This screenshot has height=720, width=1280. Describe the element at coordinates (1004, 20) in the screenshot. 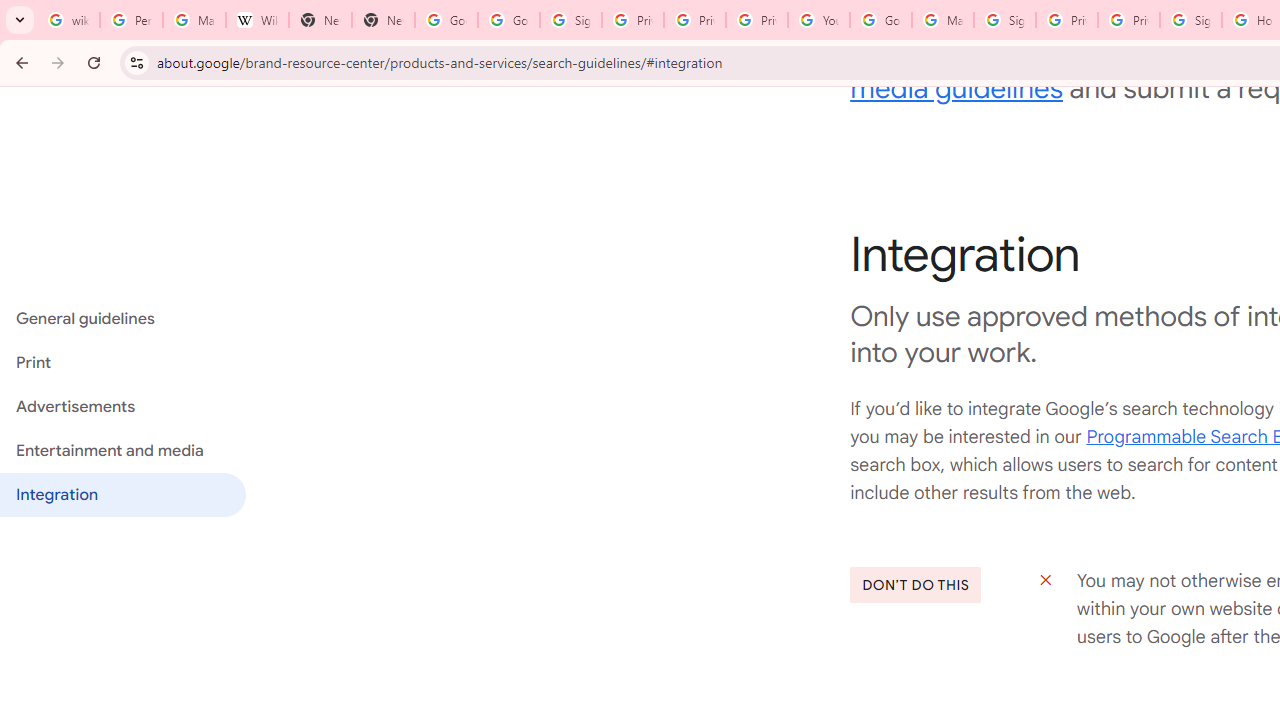

I see `'Sign in - Google Accounts'` at that location.